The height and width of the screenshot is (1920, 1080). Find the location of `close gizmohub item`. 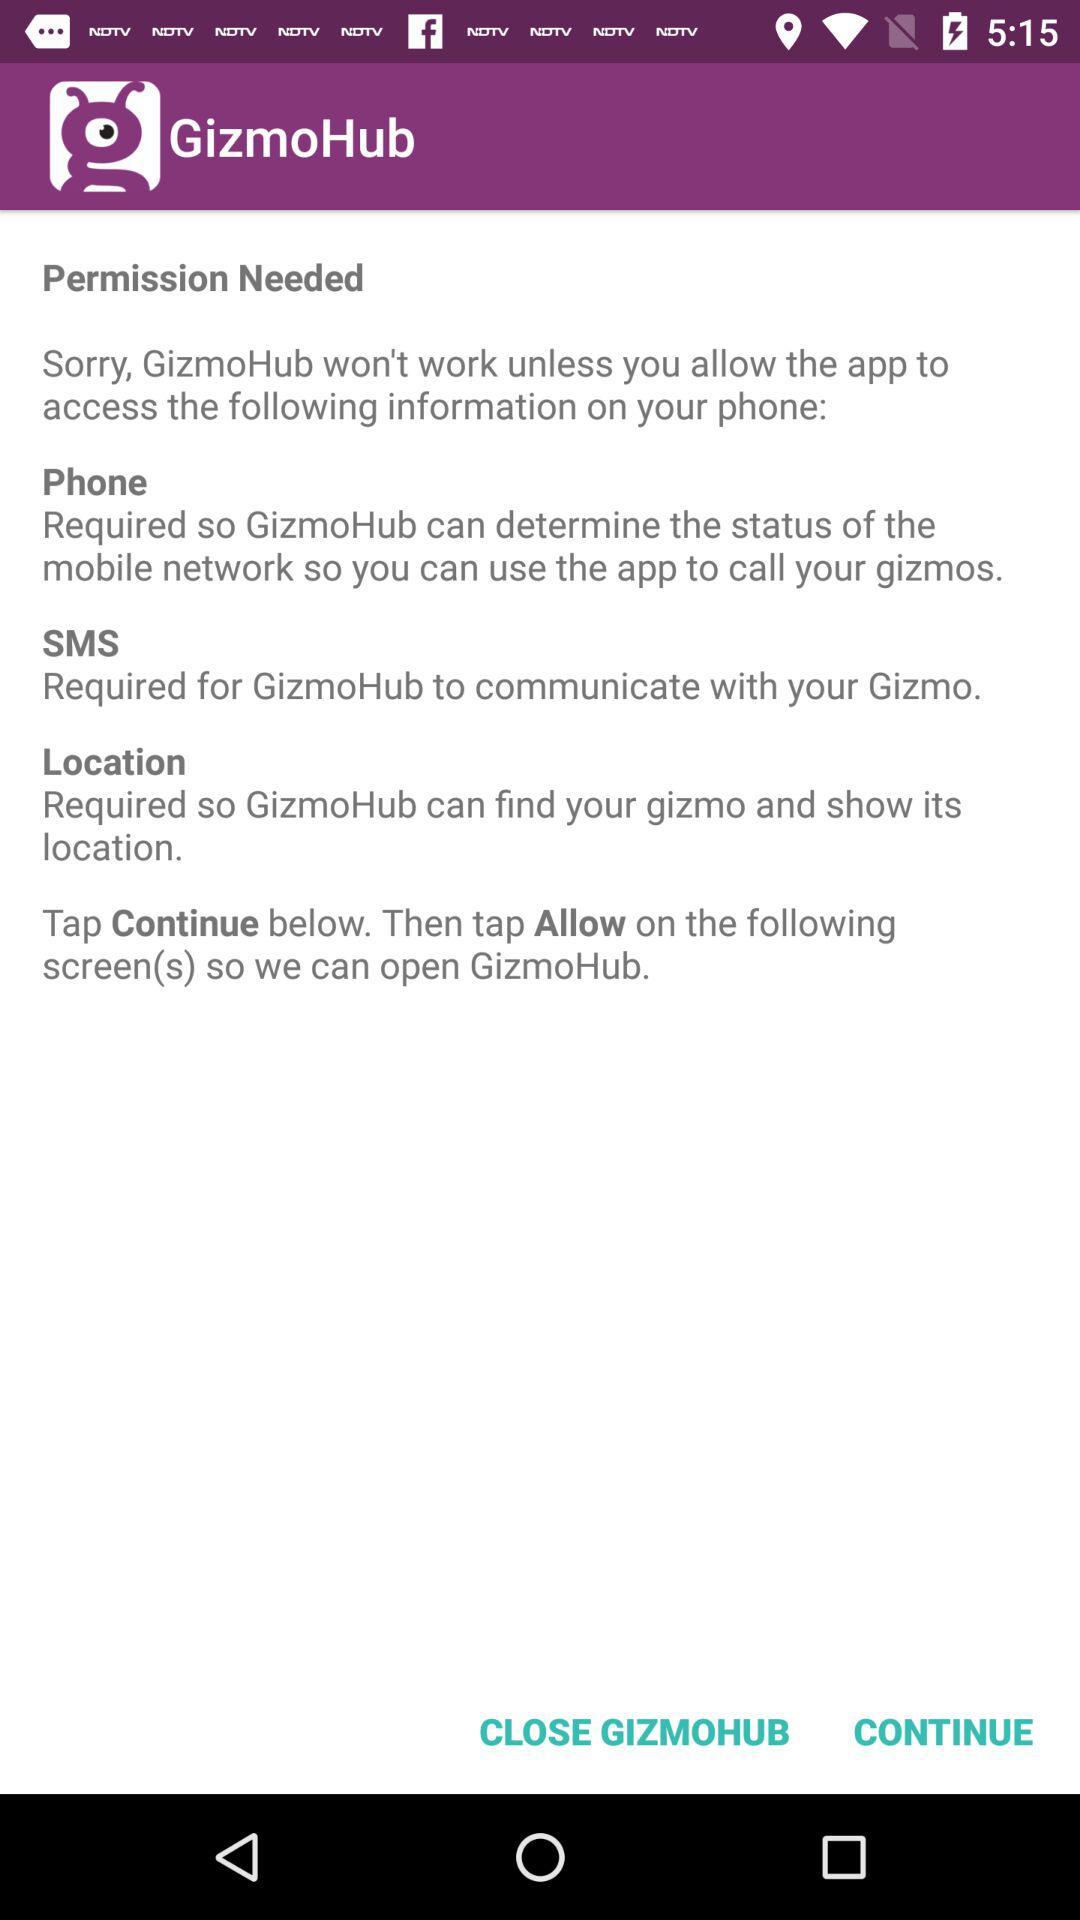

close gizmohub item is located at coordinates (634, 1730).